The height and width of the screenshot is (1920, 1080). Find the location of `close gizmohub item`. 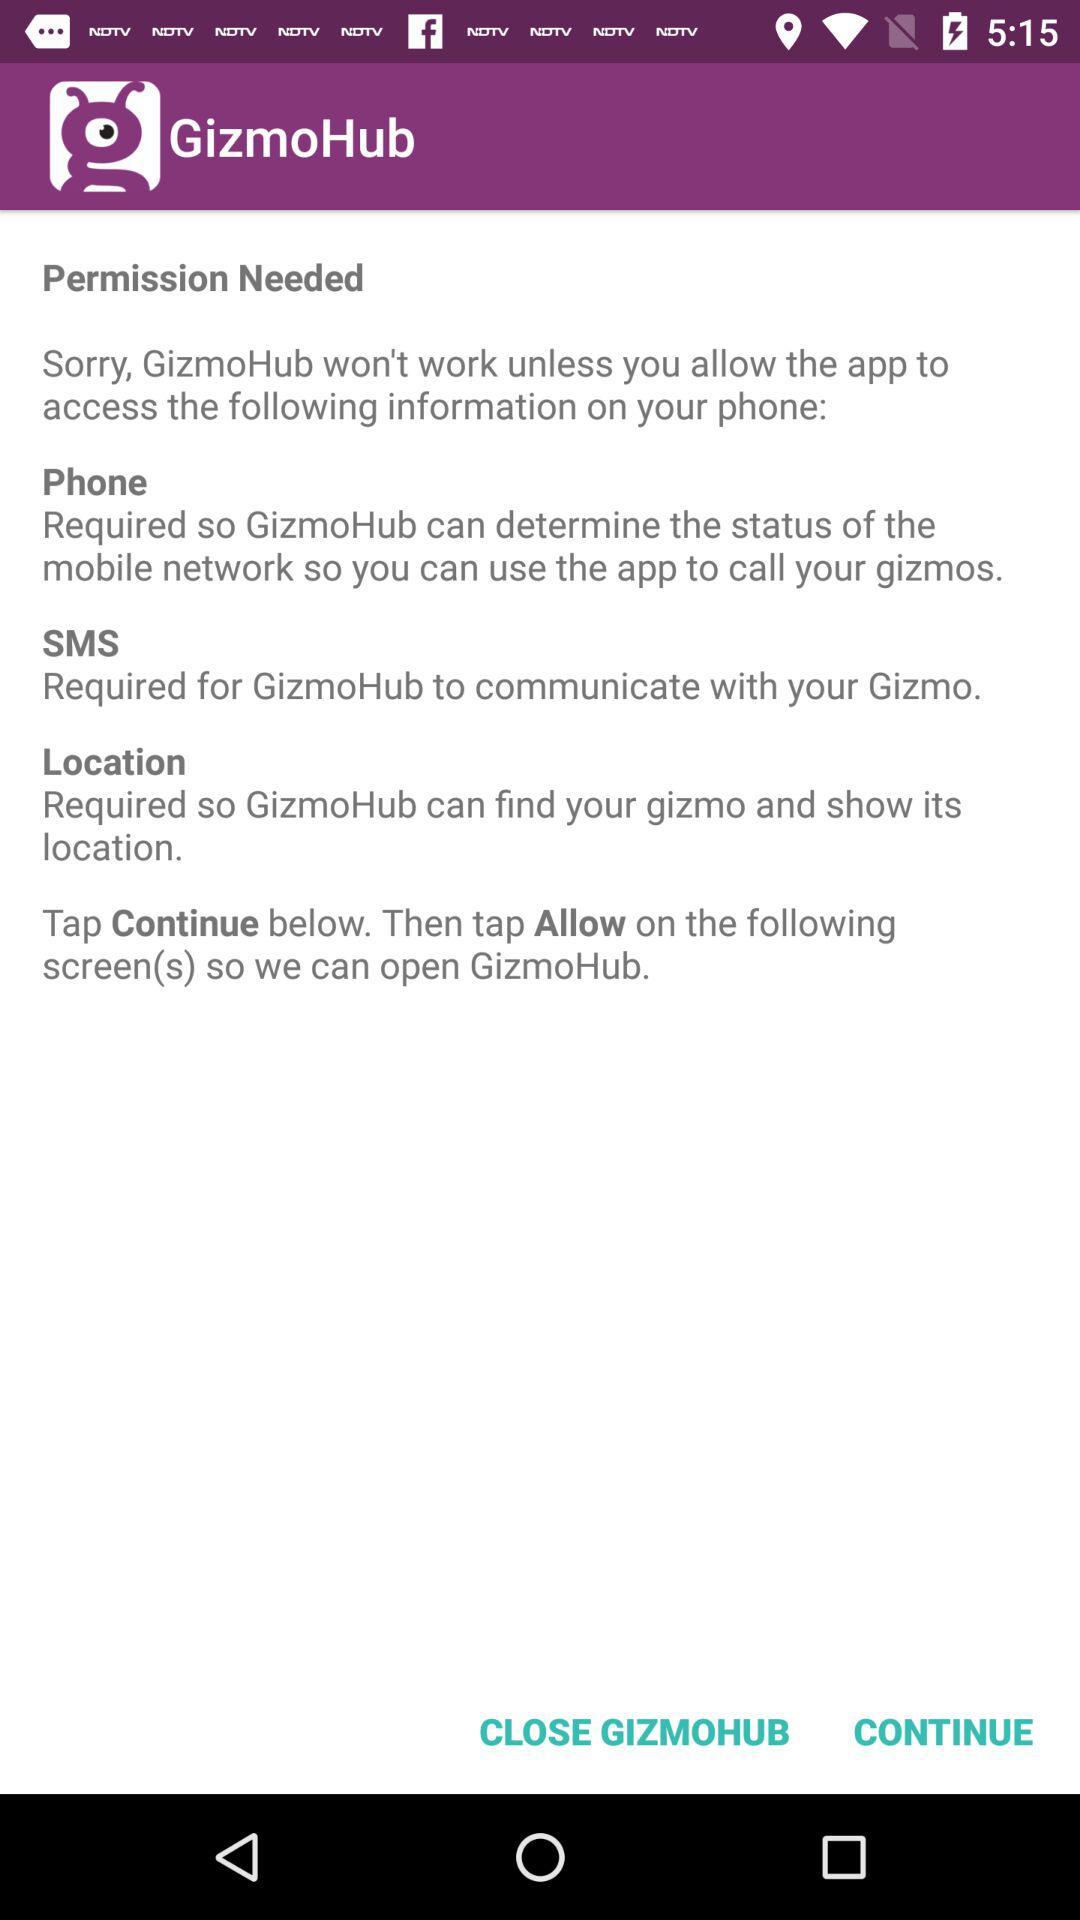

close gizmohub item is located at coordinates (634, 1730).